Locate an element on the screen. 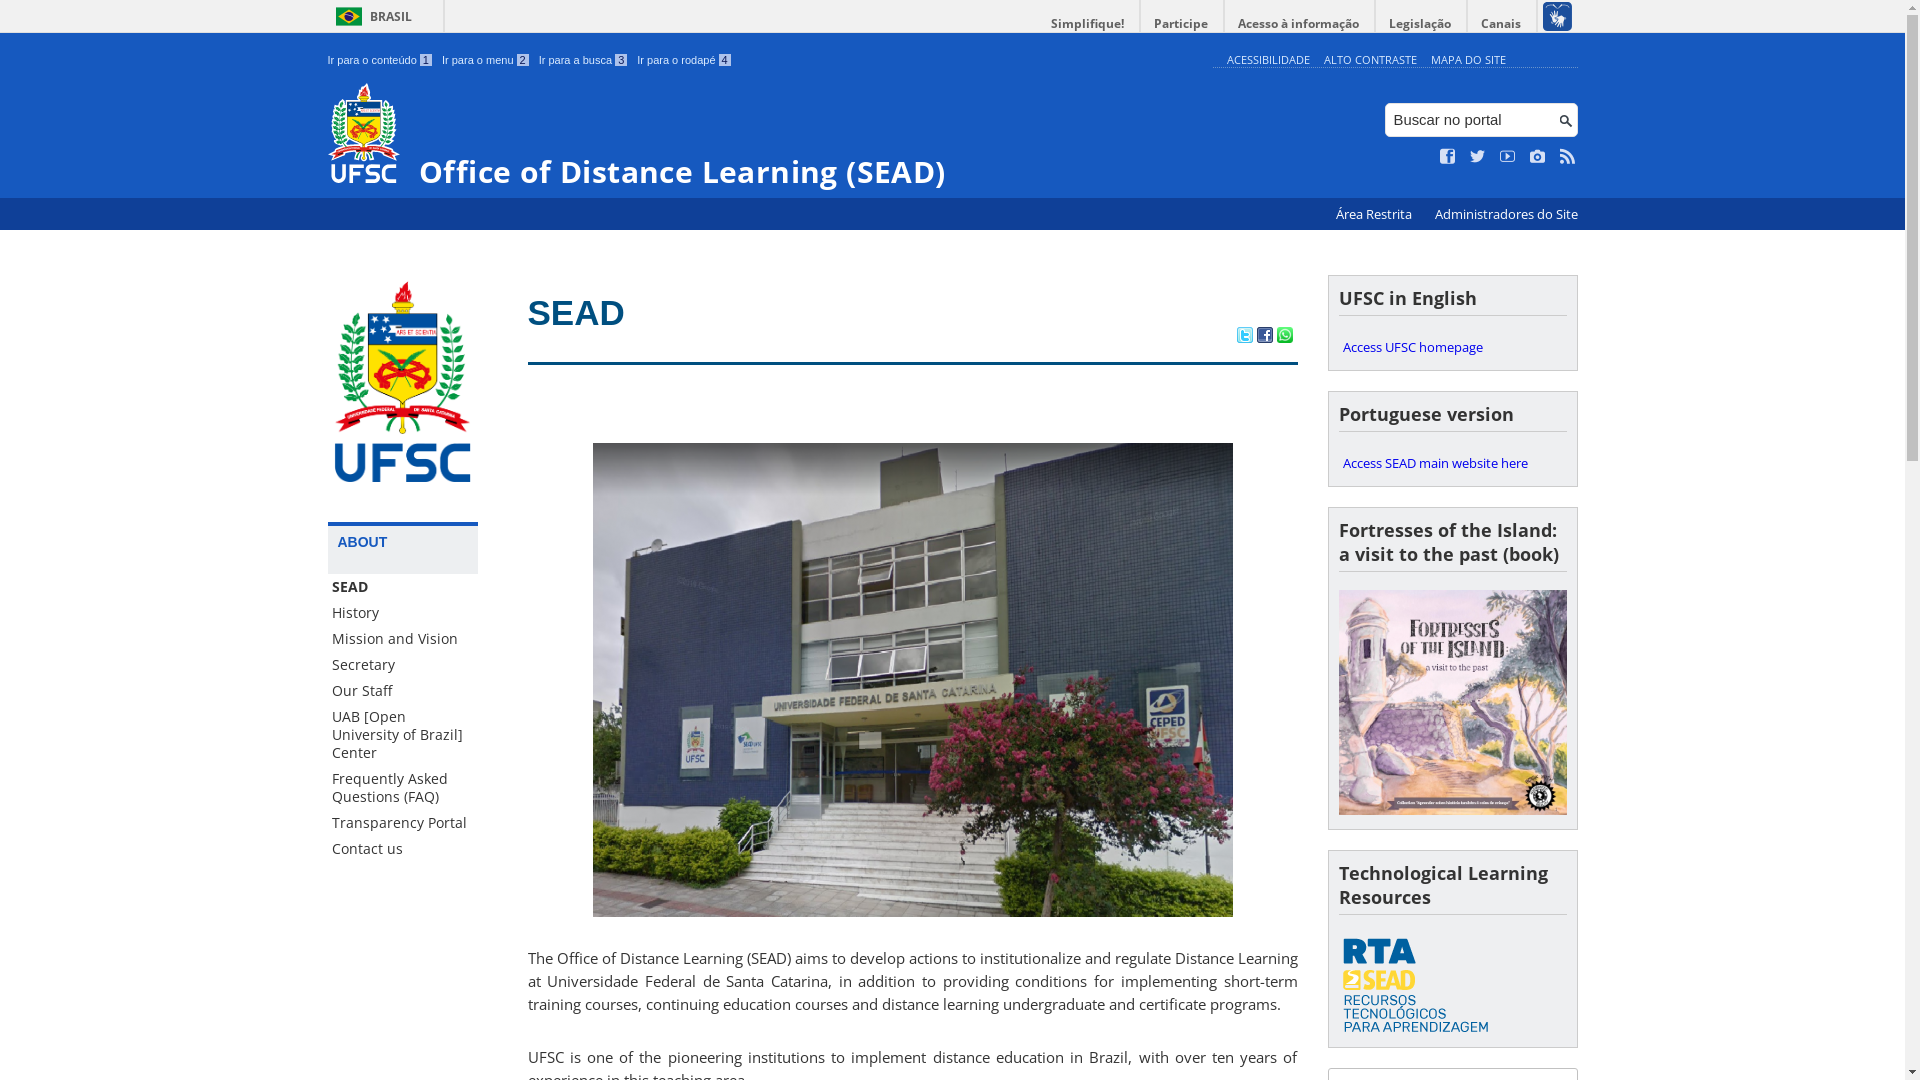 The image size is (1920, 1080). 'Our Staff' is located at coordinates (327, 689).